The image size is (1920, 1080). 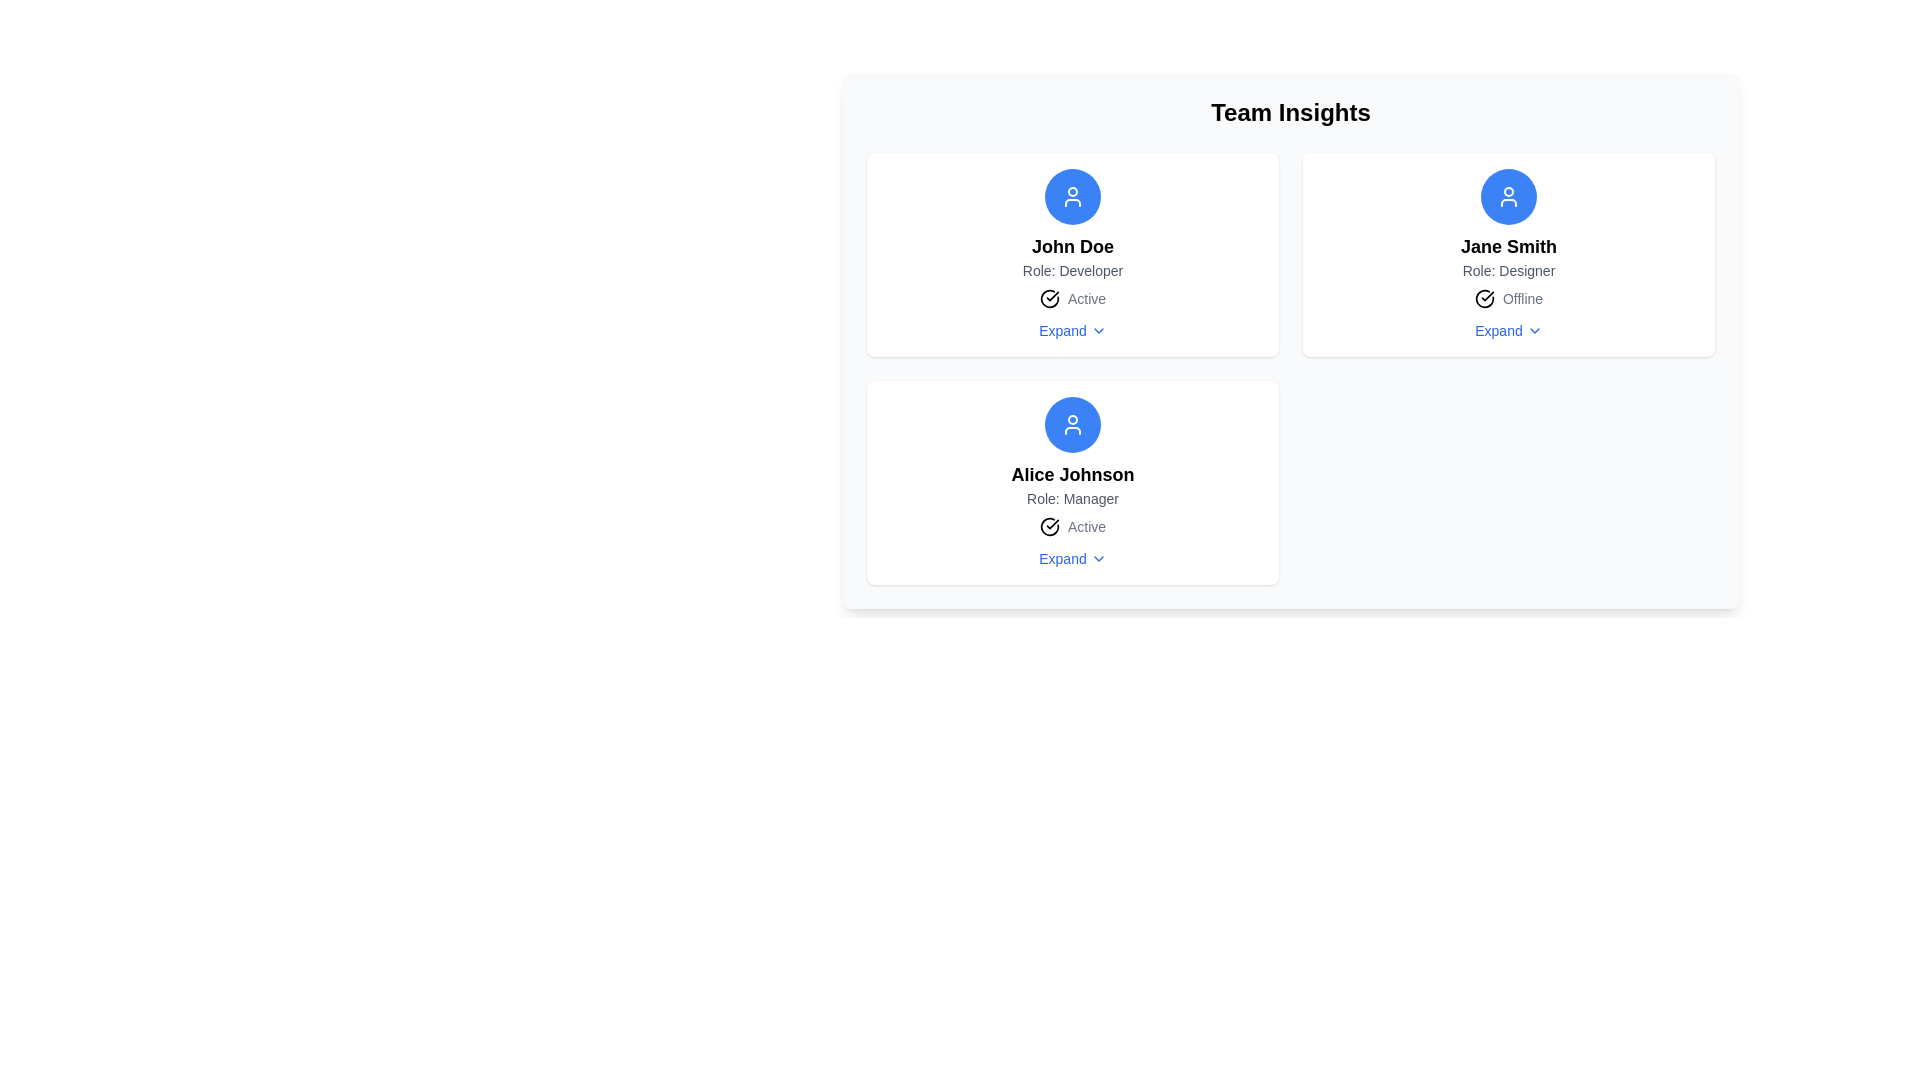 What do you see at coordinates (1508, 196) in the screenshot?
I see `the circular user icon with a blue background and white design, located in the top-right quadrant of the 'Jane Smith' team information card` at bounding box center [1508, 196].